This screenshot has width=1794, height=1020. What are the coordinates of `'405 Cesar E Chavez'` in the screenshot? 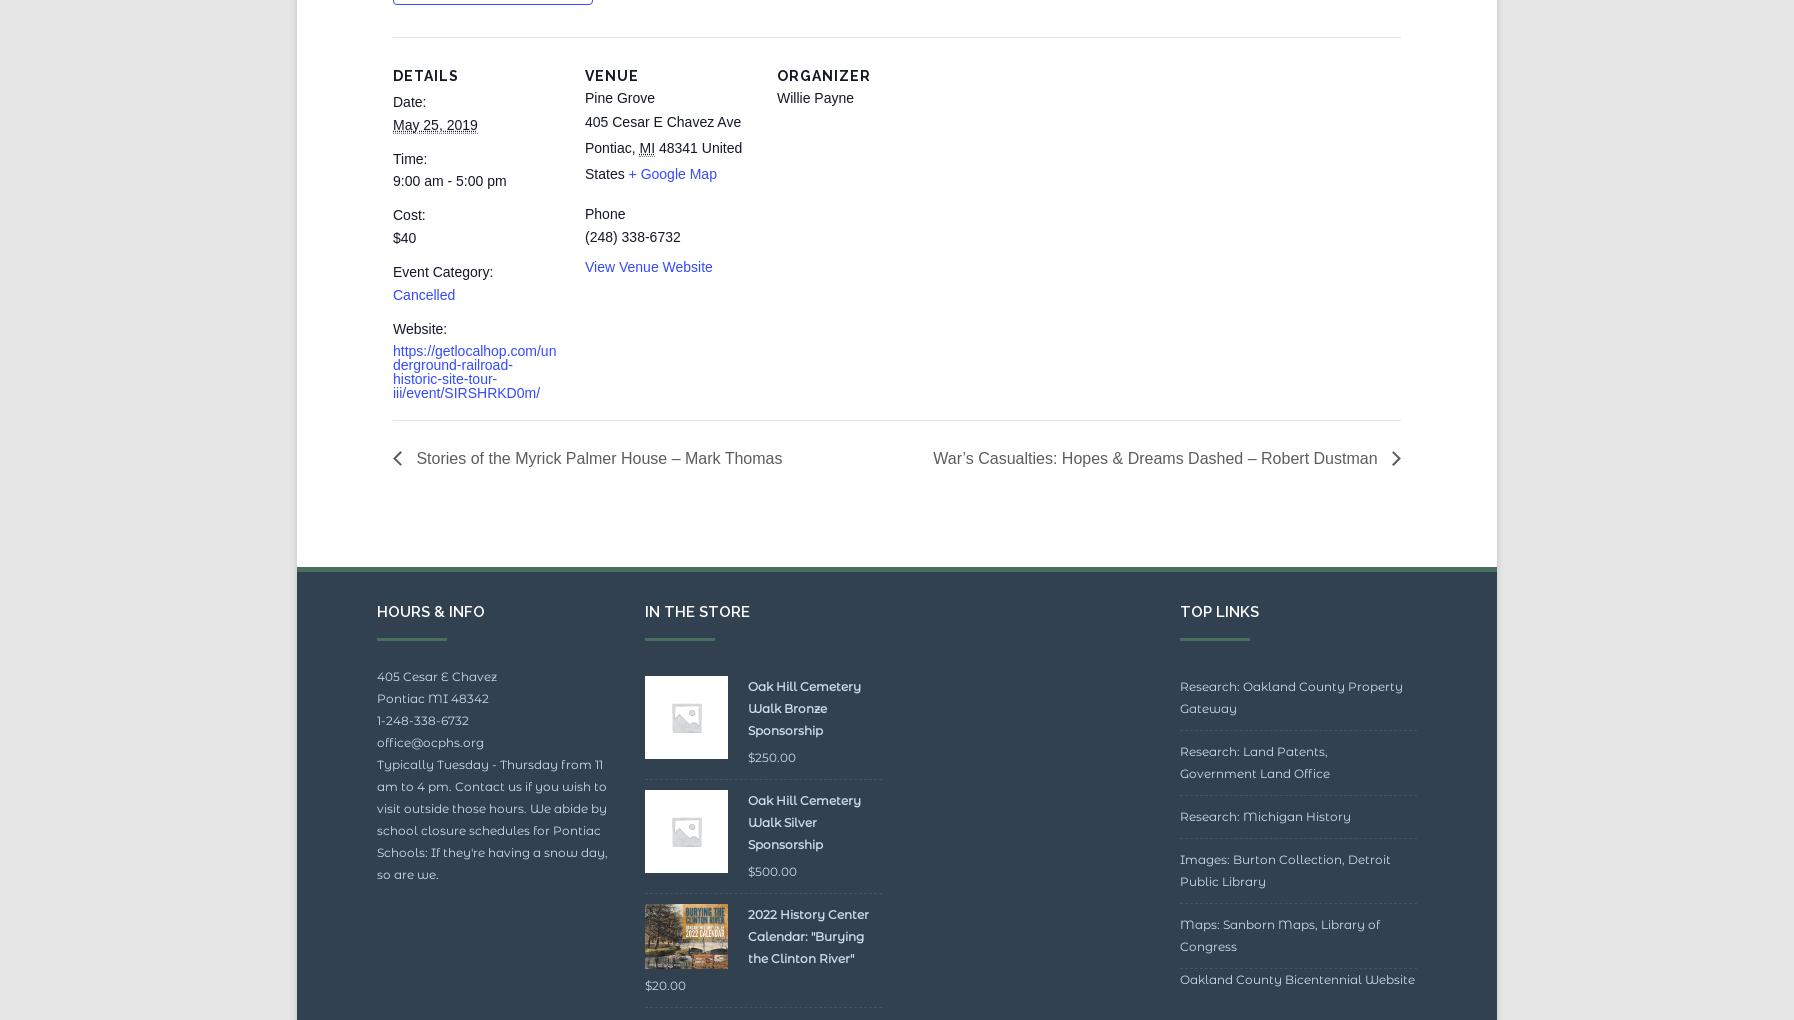 It's located at (436, 721).